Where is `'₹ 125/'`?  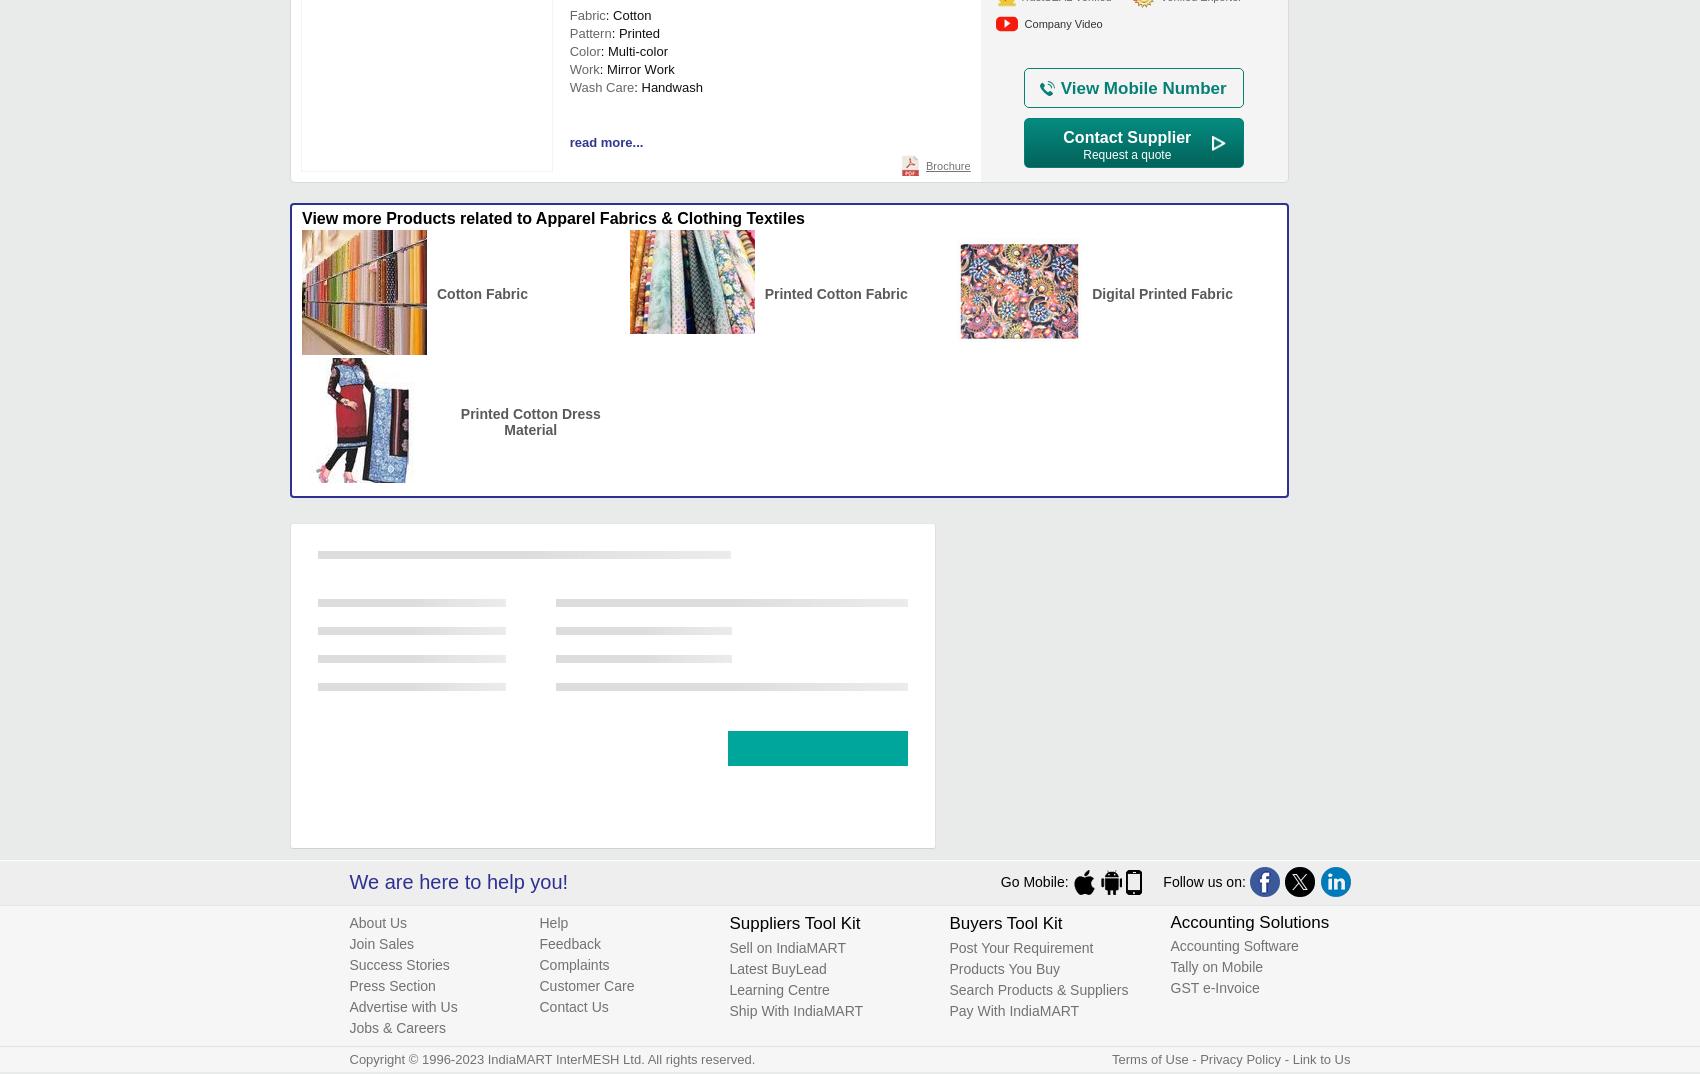 '₹ 125/' is located at coordinates (1046, 453).